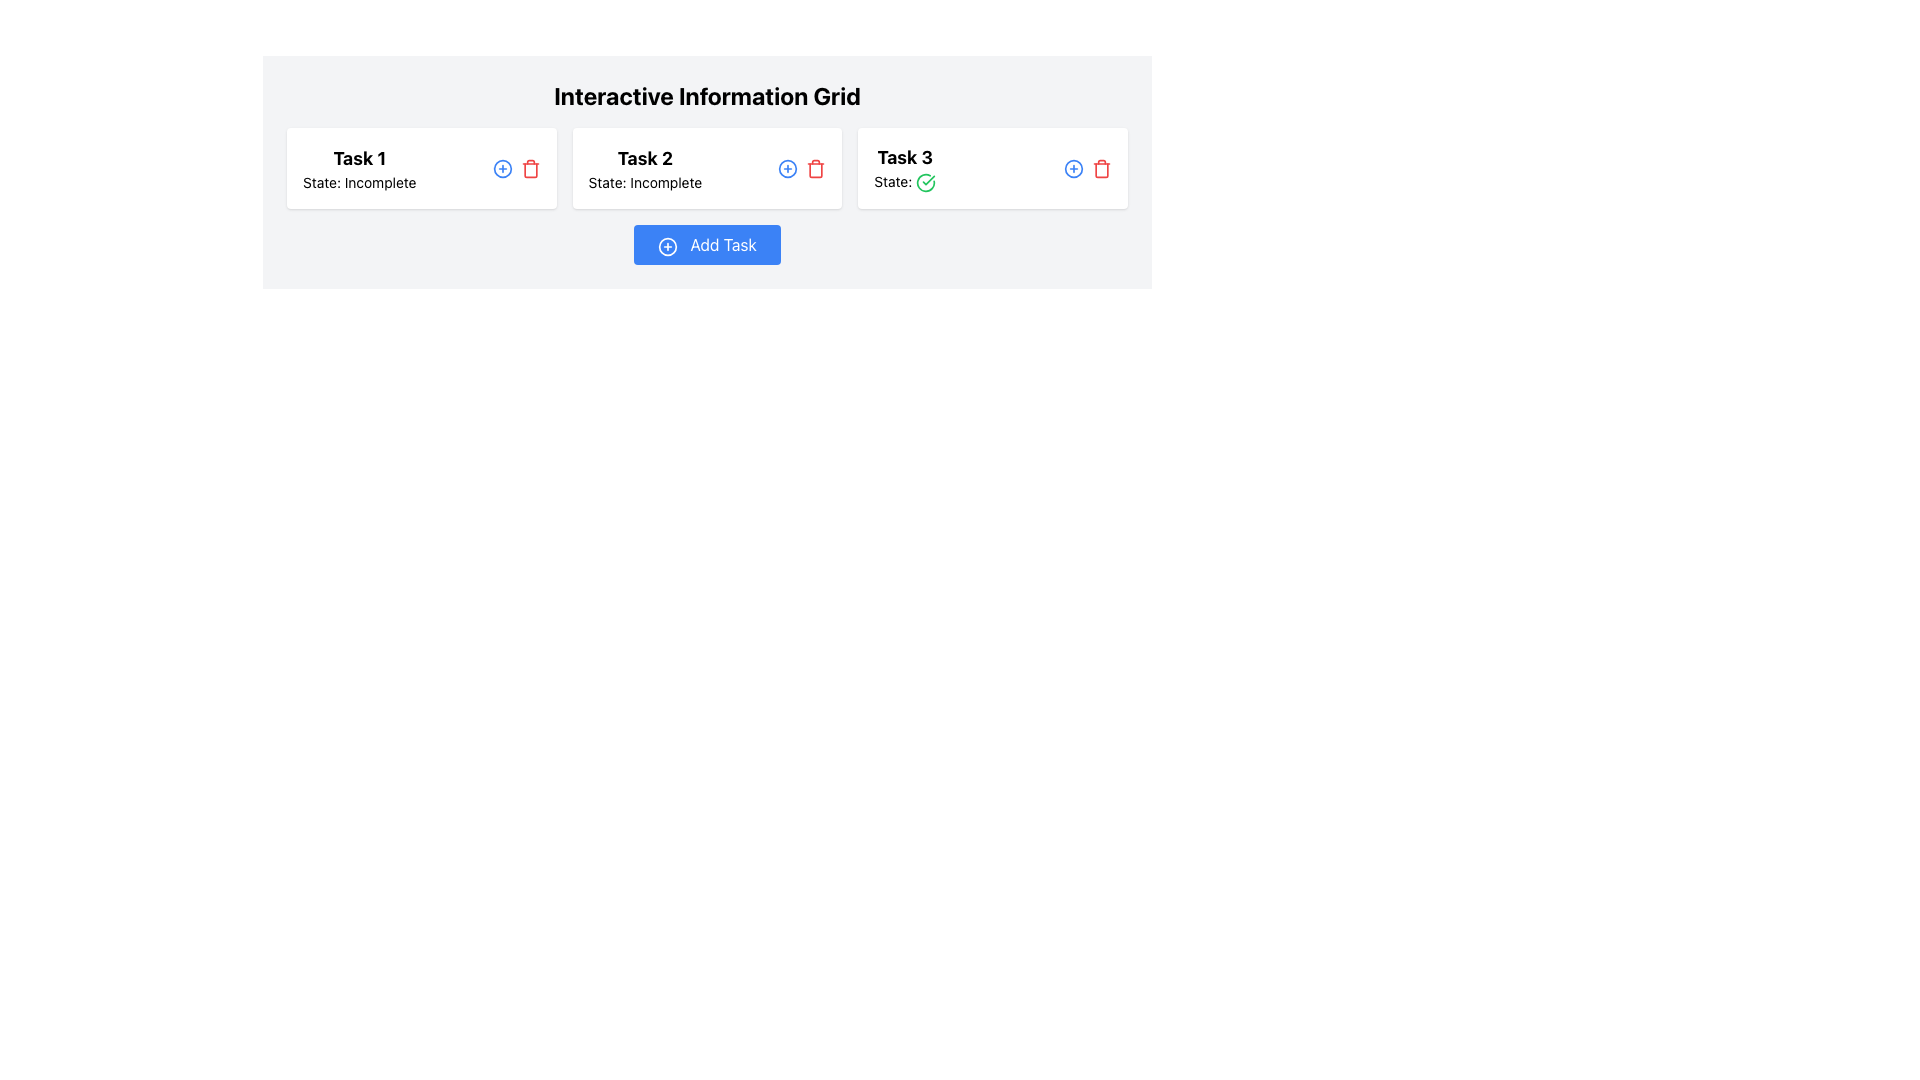 The height and width of the screenshot is (1080, 1920). Describe the element at coordinates (1073, 167) in the screenshot. I see `the central circular graphical element of the 'plus' symbol icon next to 'Task 3' in the 'Interactive Information Grid'` at that location.